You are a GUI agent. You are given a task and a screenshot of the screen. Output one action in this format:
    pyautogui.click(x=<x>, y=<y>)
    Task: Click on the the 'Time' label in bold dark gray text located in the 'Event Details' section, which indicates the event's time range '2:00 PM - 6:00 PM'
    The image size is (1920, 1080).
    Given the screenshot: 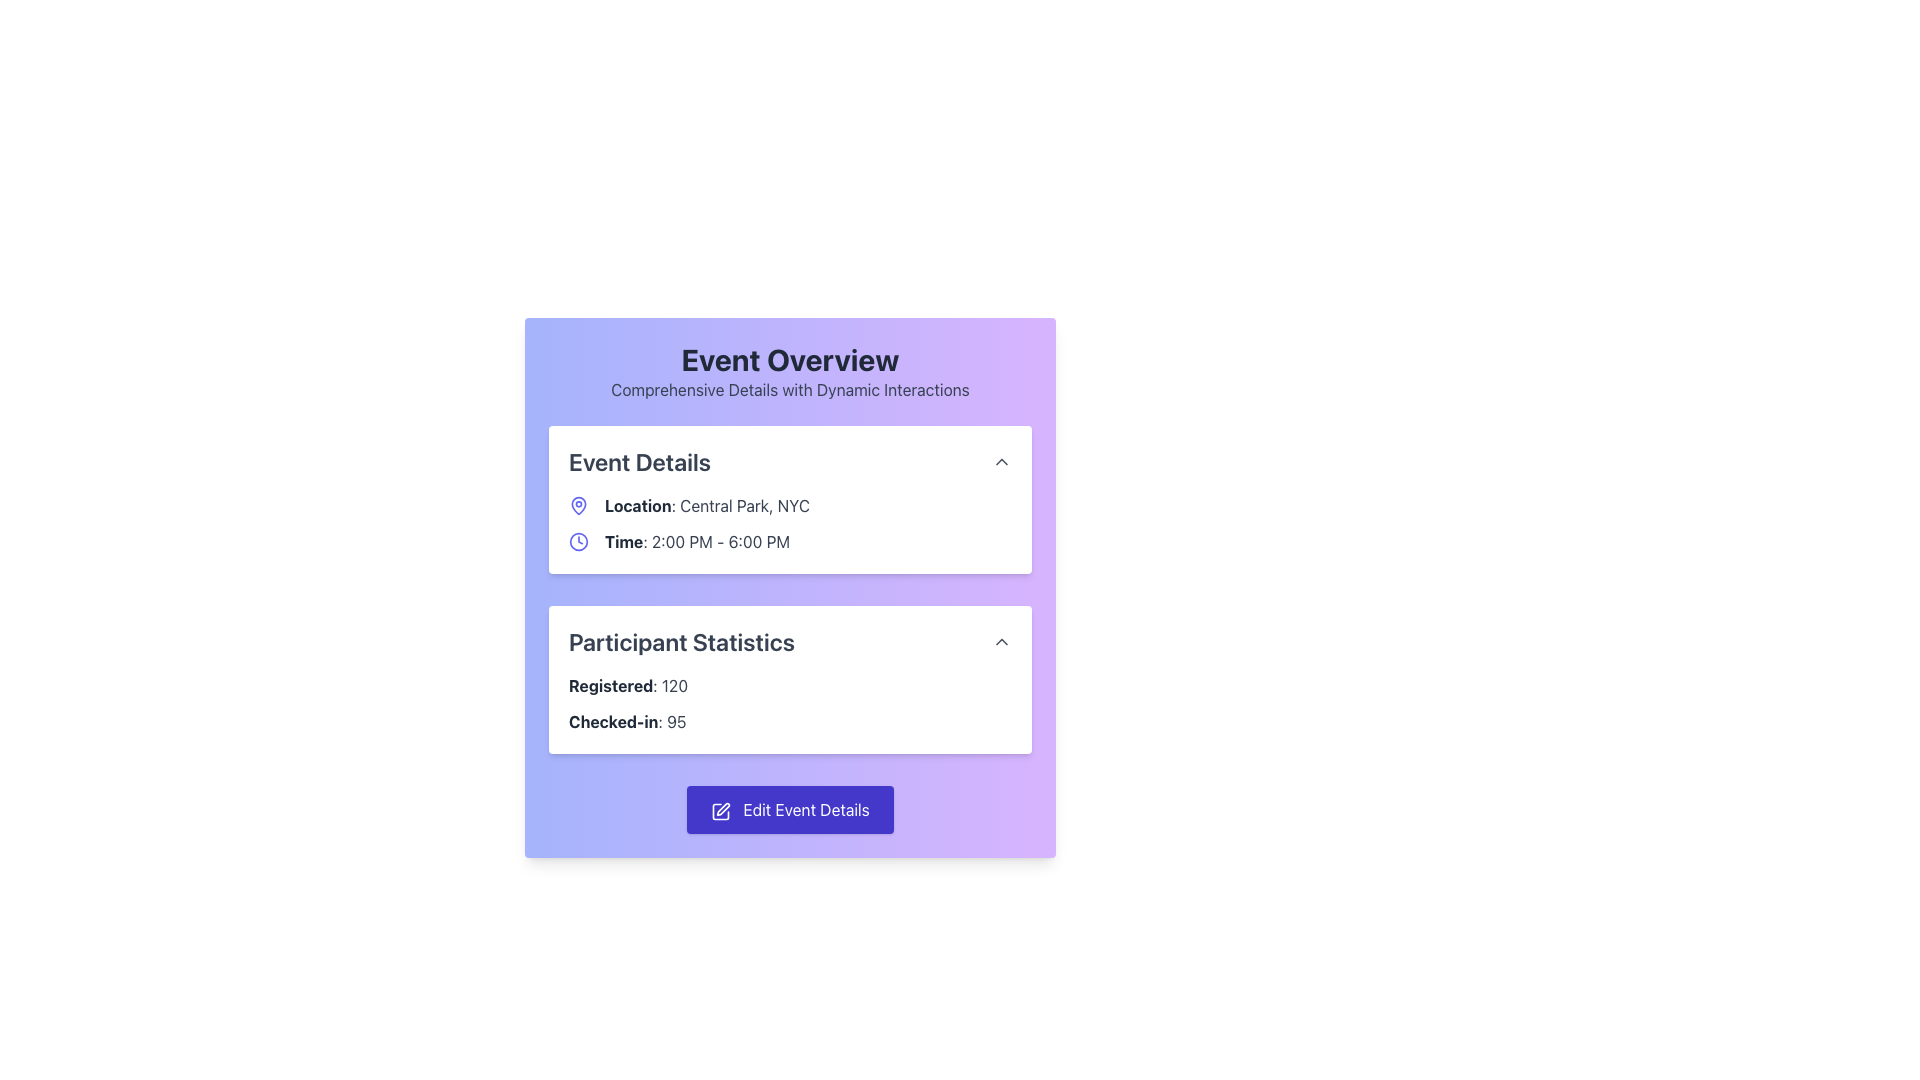 What is the action you would take?
    pyautogui.click(x=623, y=542)
    